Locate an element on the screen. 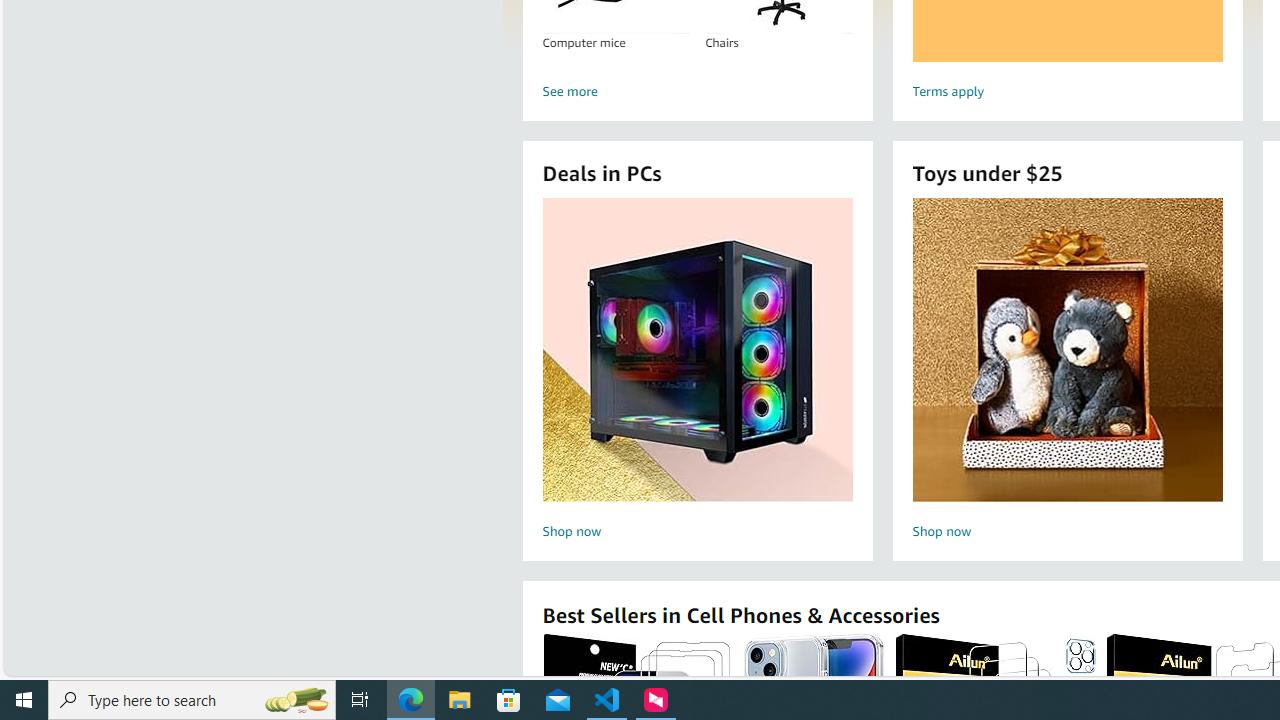 Image resolution: width=1280 pixels, height=720 pixels. 'Toys under $25 Shop now' is located at coordinates (1066, 371).